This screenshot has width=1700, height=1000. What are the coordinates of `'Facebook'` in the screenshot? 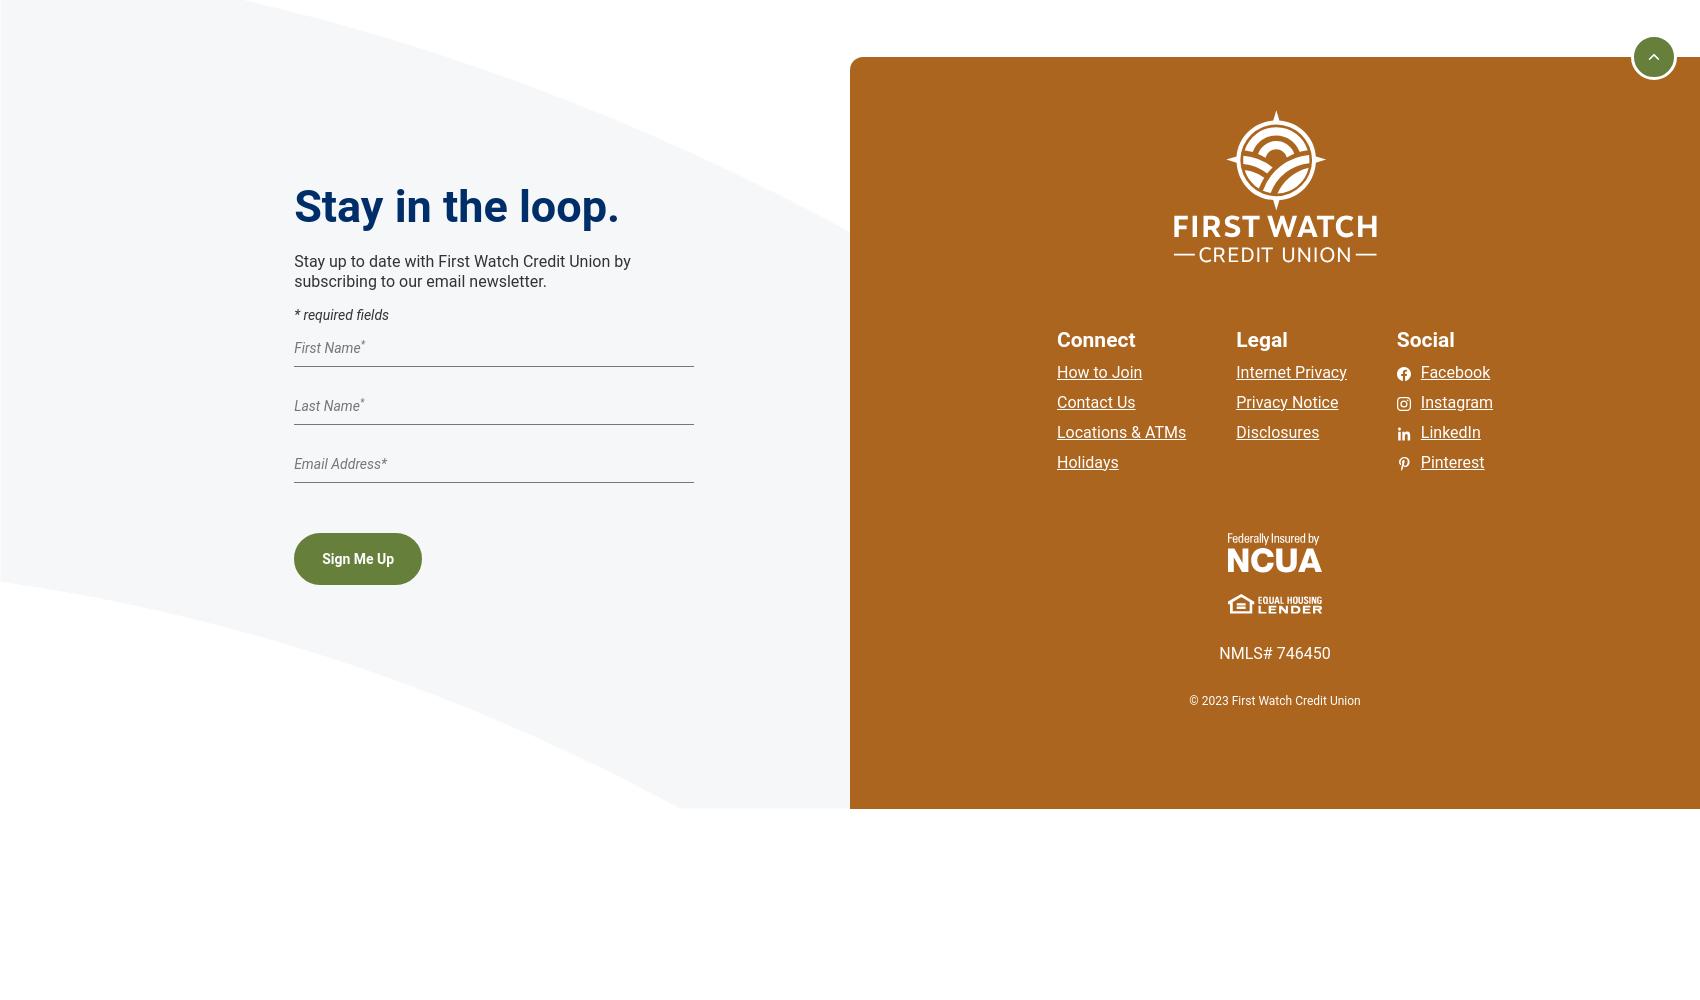 It's located at (1454, 370).